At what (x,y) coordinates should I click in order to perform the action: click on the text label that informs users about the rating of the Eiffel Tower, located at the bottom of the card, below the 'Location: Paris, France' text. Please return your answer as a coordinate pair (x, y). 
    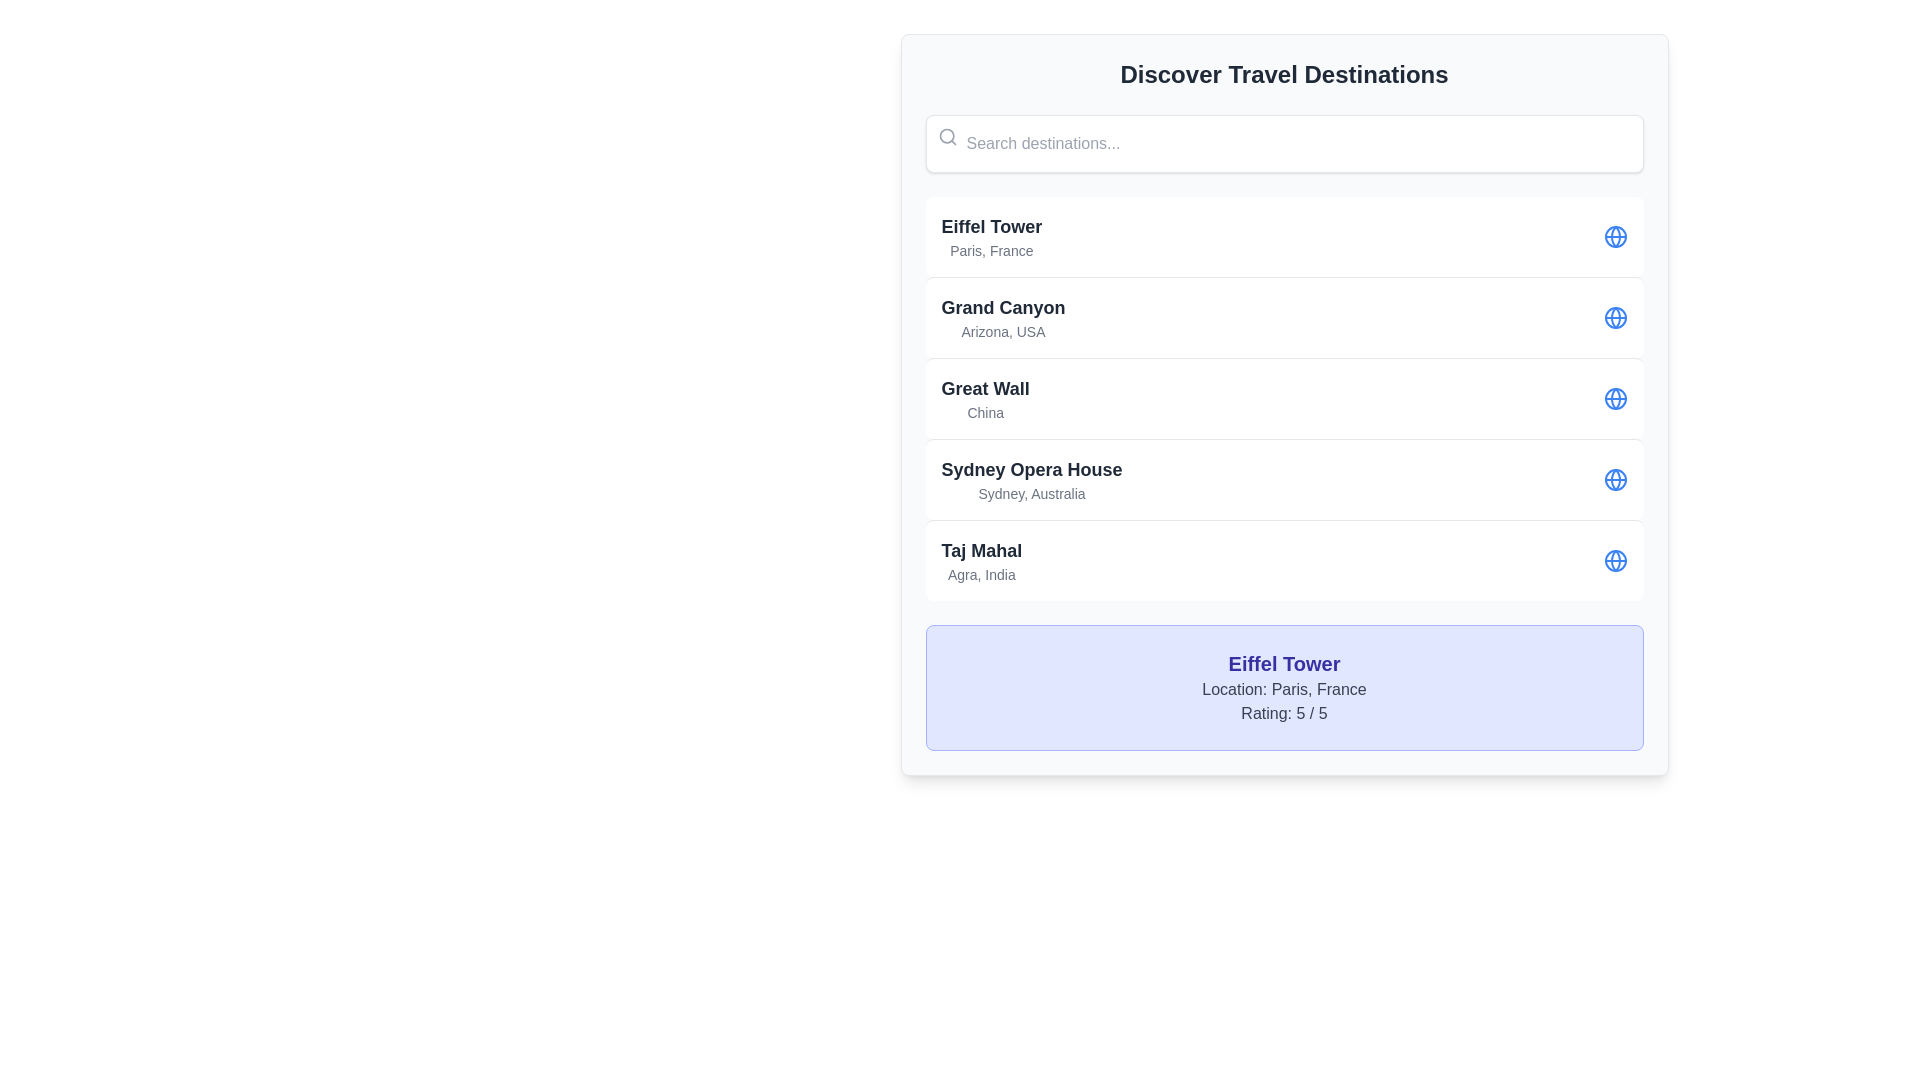
    Looking at the image, I should click on (1284, 712).